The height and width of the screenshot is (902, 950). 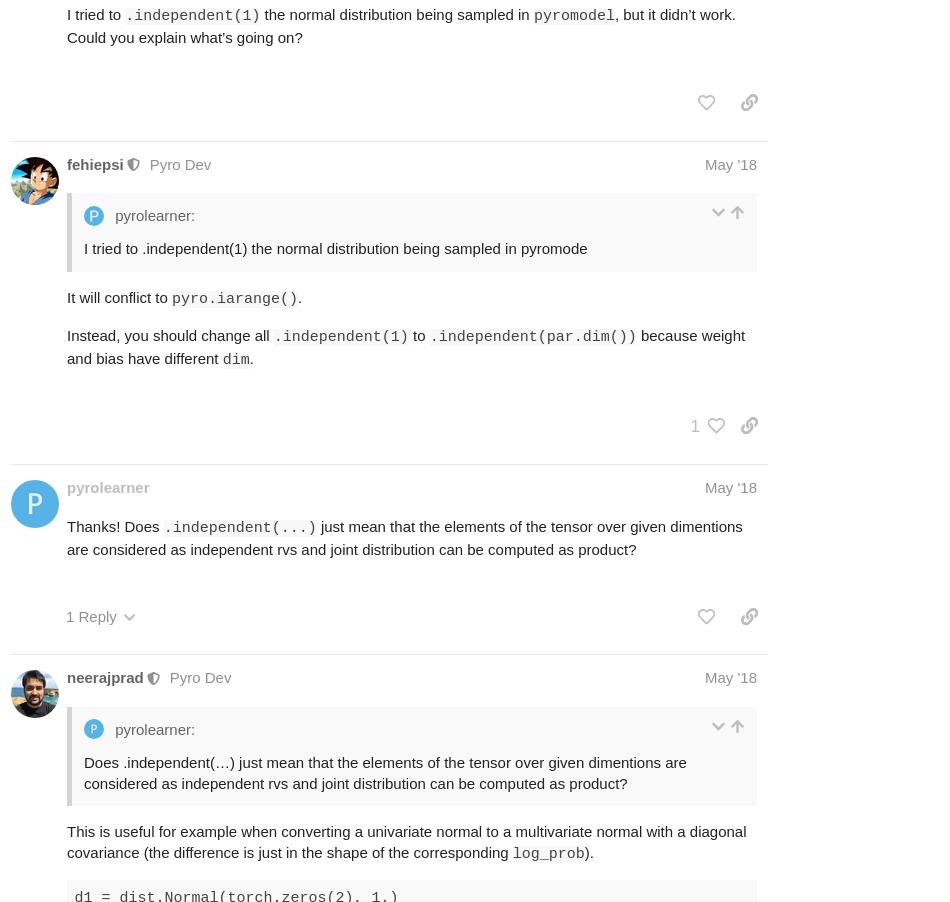 What do you see at coordinates (91, 615) in the screenshot?
I see `'1 Reply'` at bounding box center [91, 615].